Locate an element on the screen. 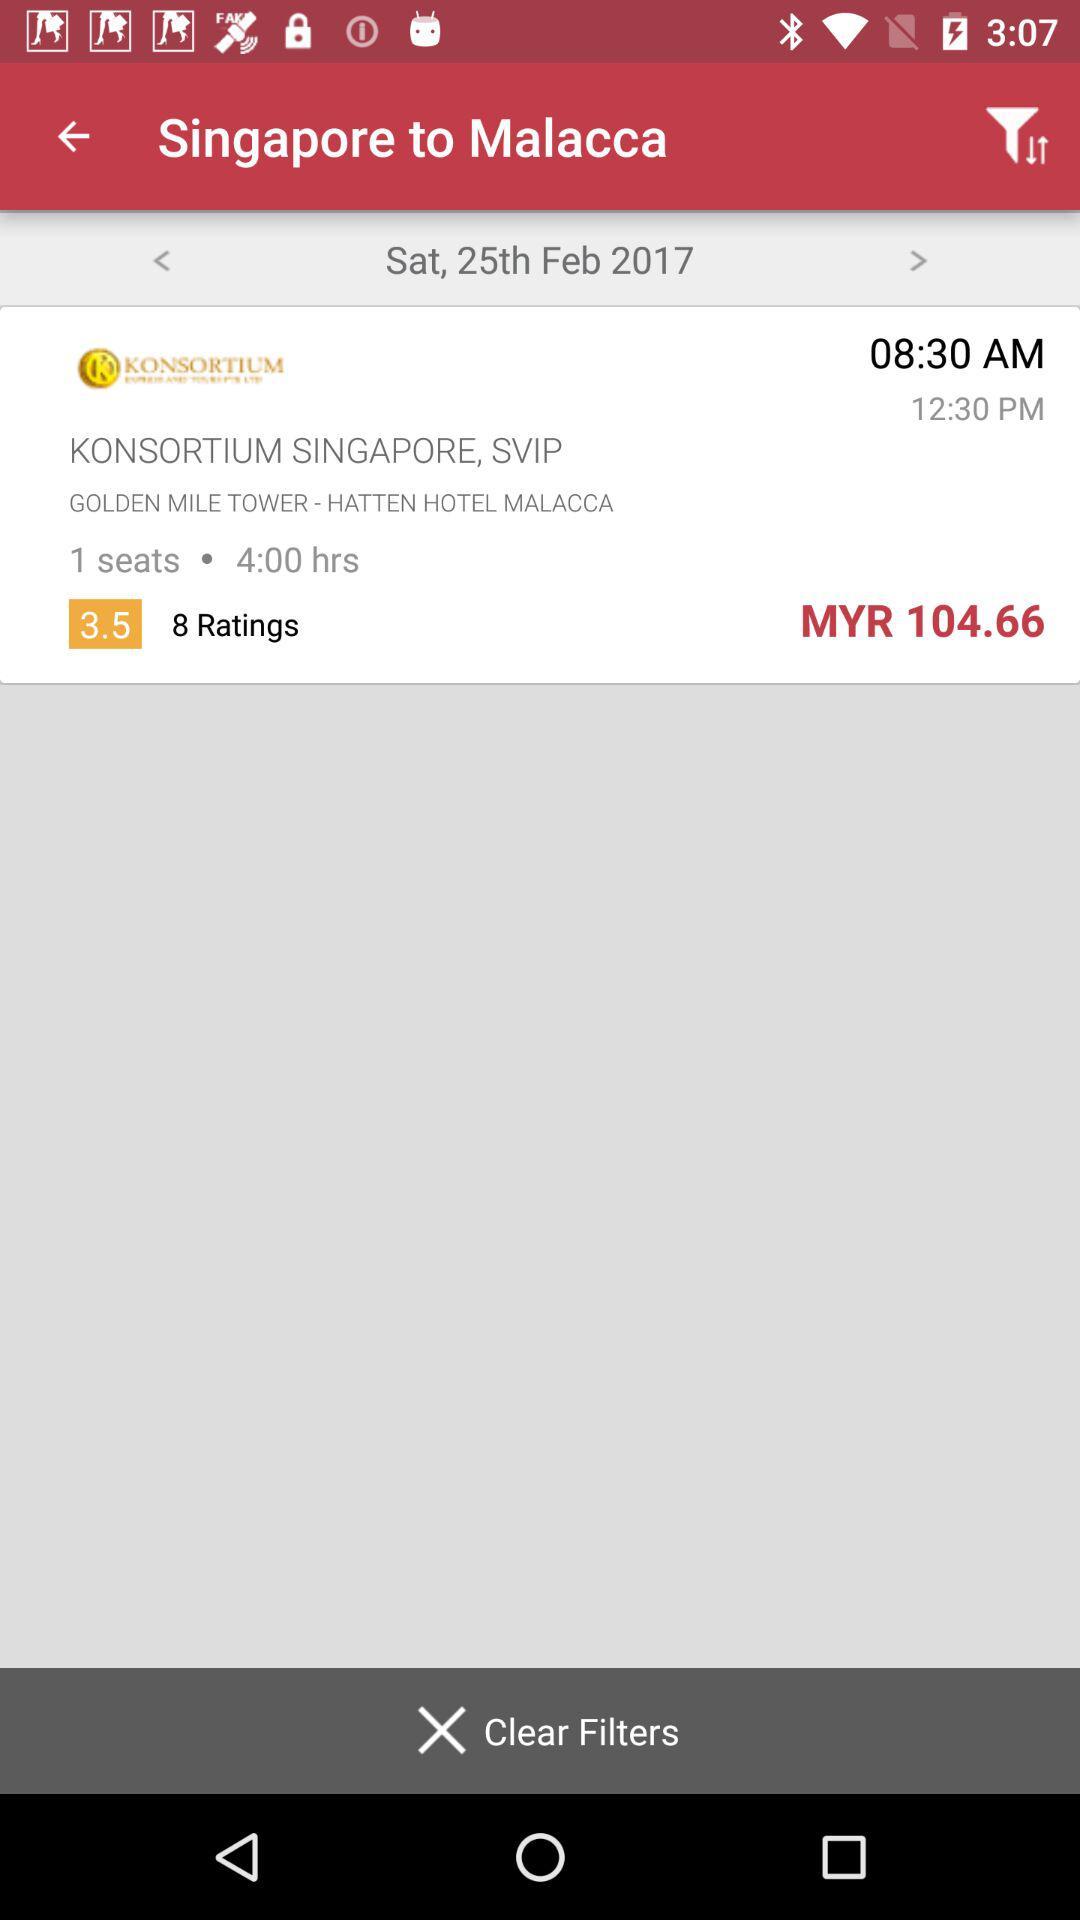 The image size is (1080, 1920). item to the right of sat 25th feb icon is located at coordinates (918, 257).